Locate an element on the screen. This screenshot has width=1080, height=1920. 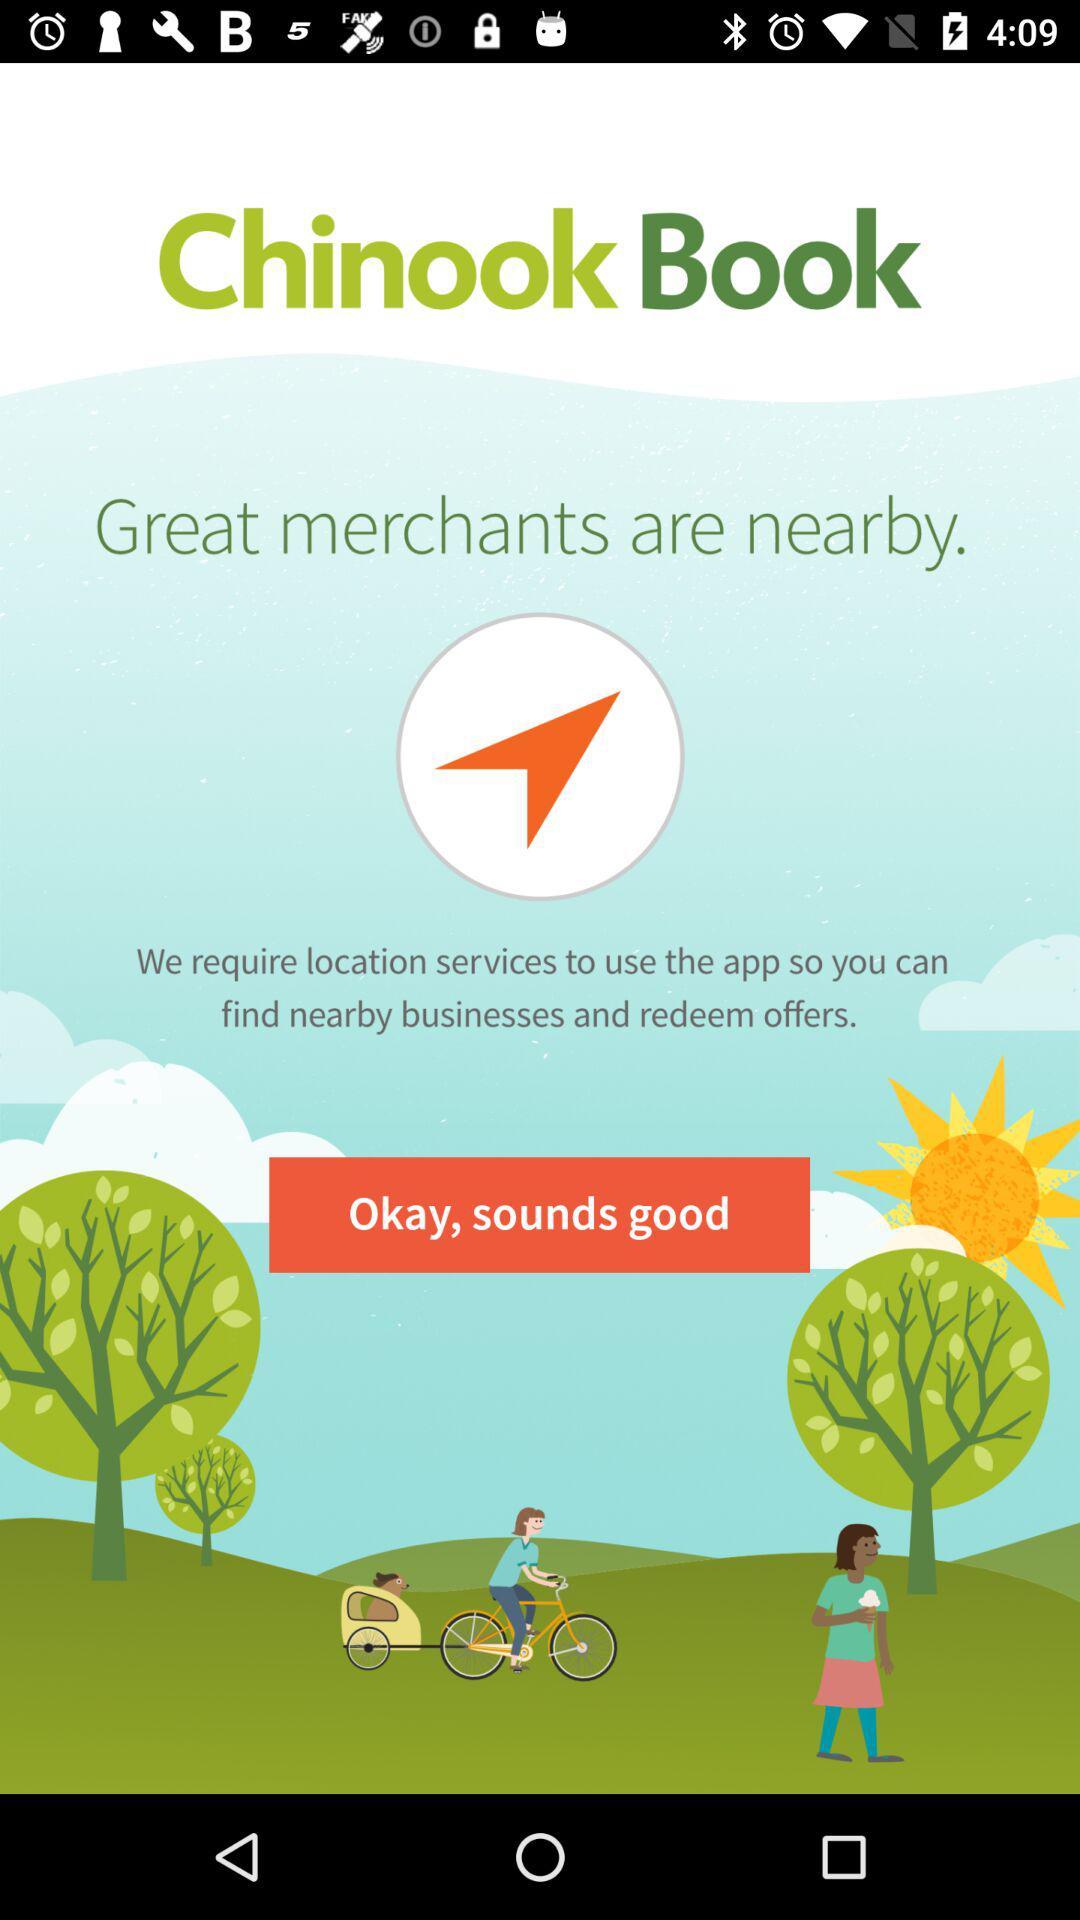
okay, sounds good is located at coordinates (538, 1213).